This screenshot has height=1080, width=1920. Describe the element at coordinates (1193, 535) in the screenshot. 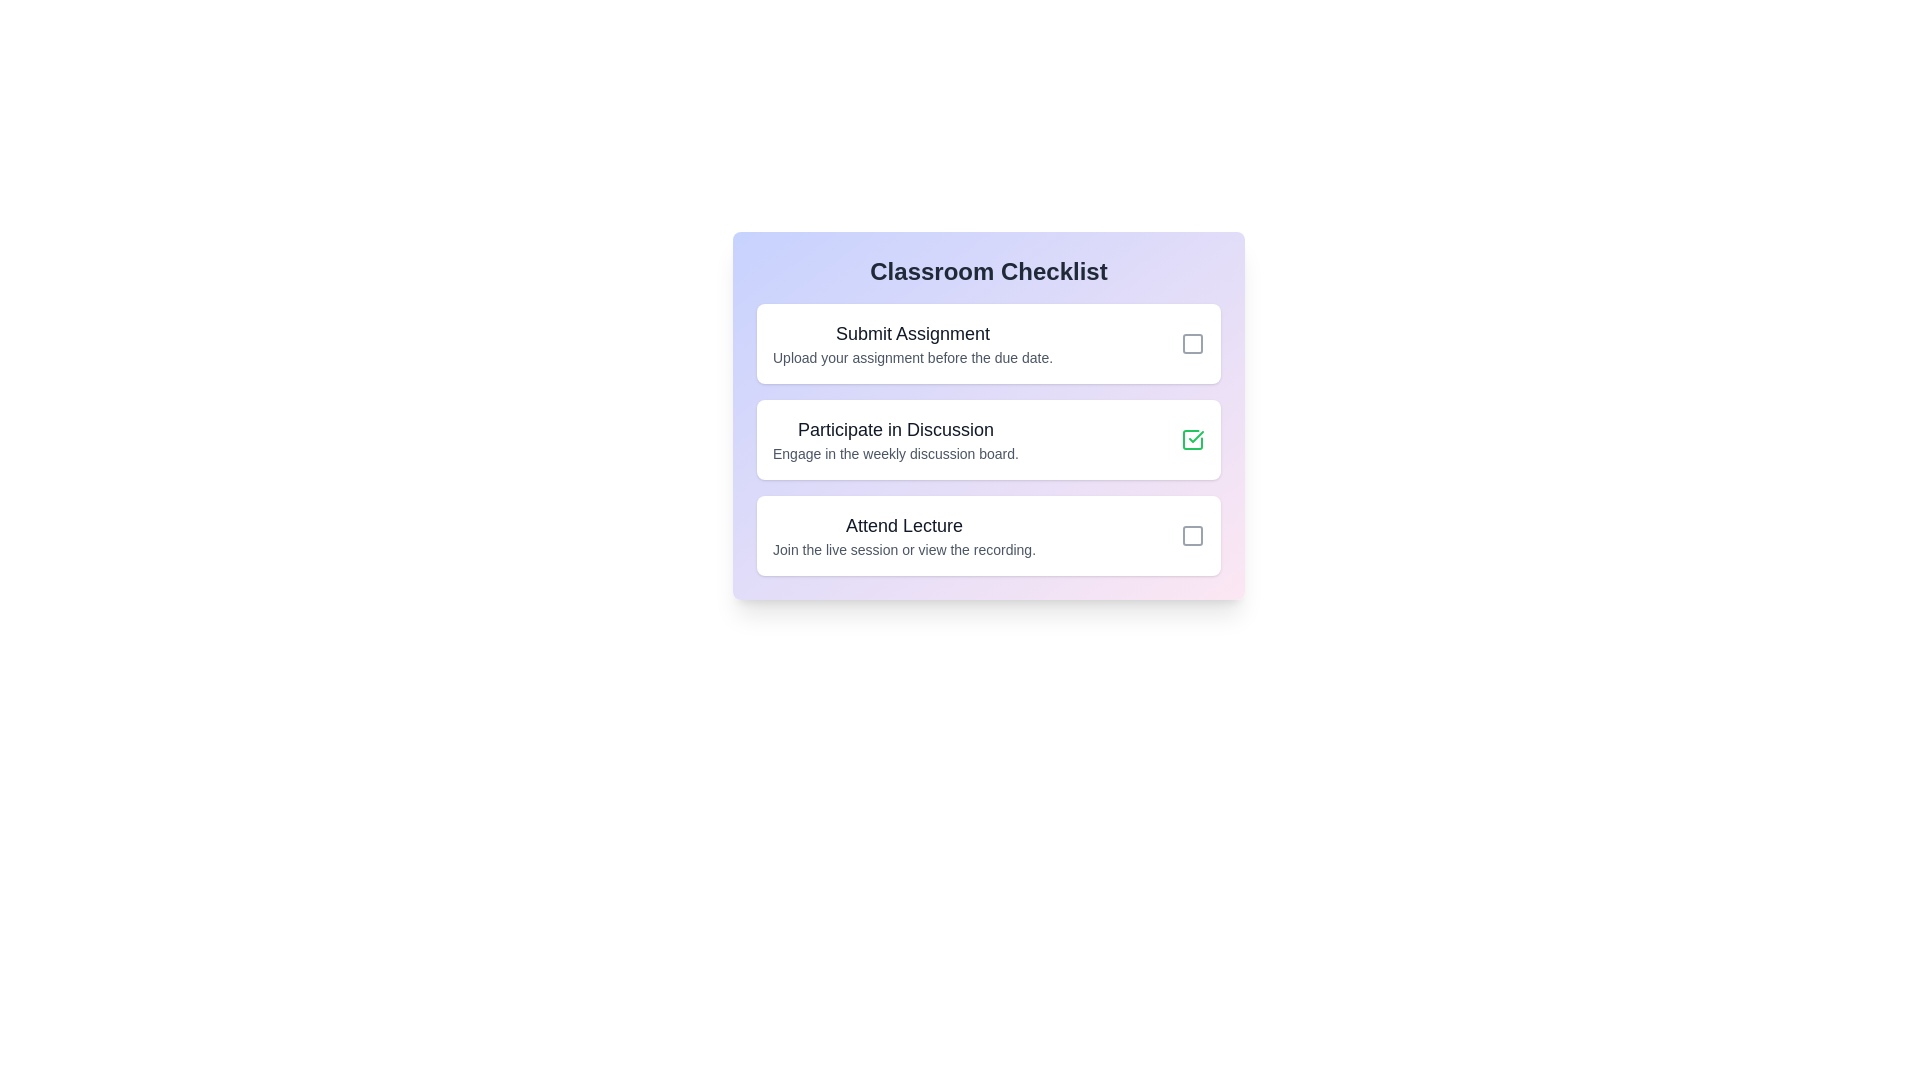

I see `the checkbox located at the far-right end of the 'Attend Lecture' item card to mark the associated checklist item as completed` at that location.